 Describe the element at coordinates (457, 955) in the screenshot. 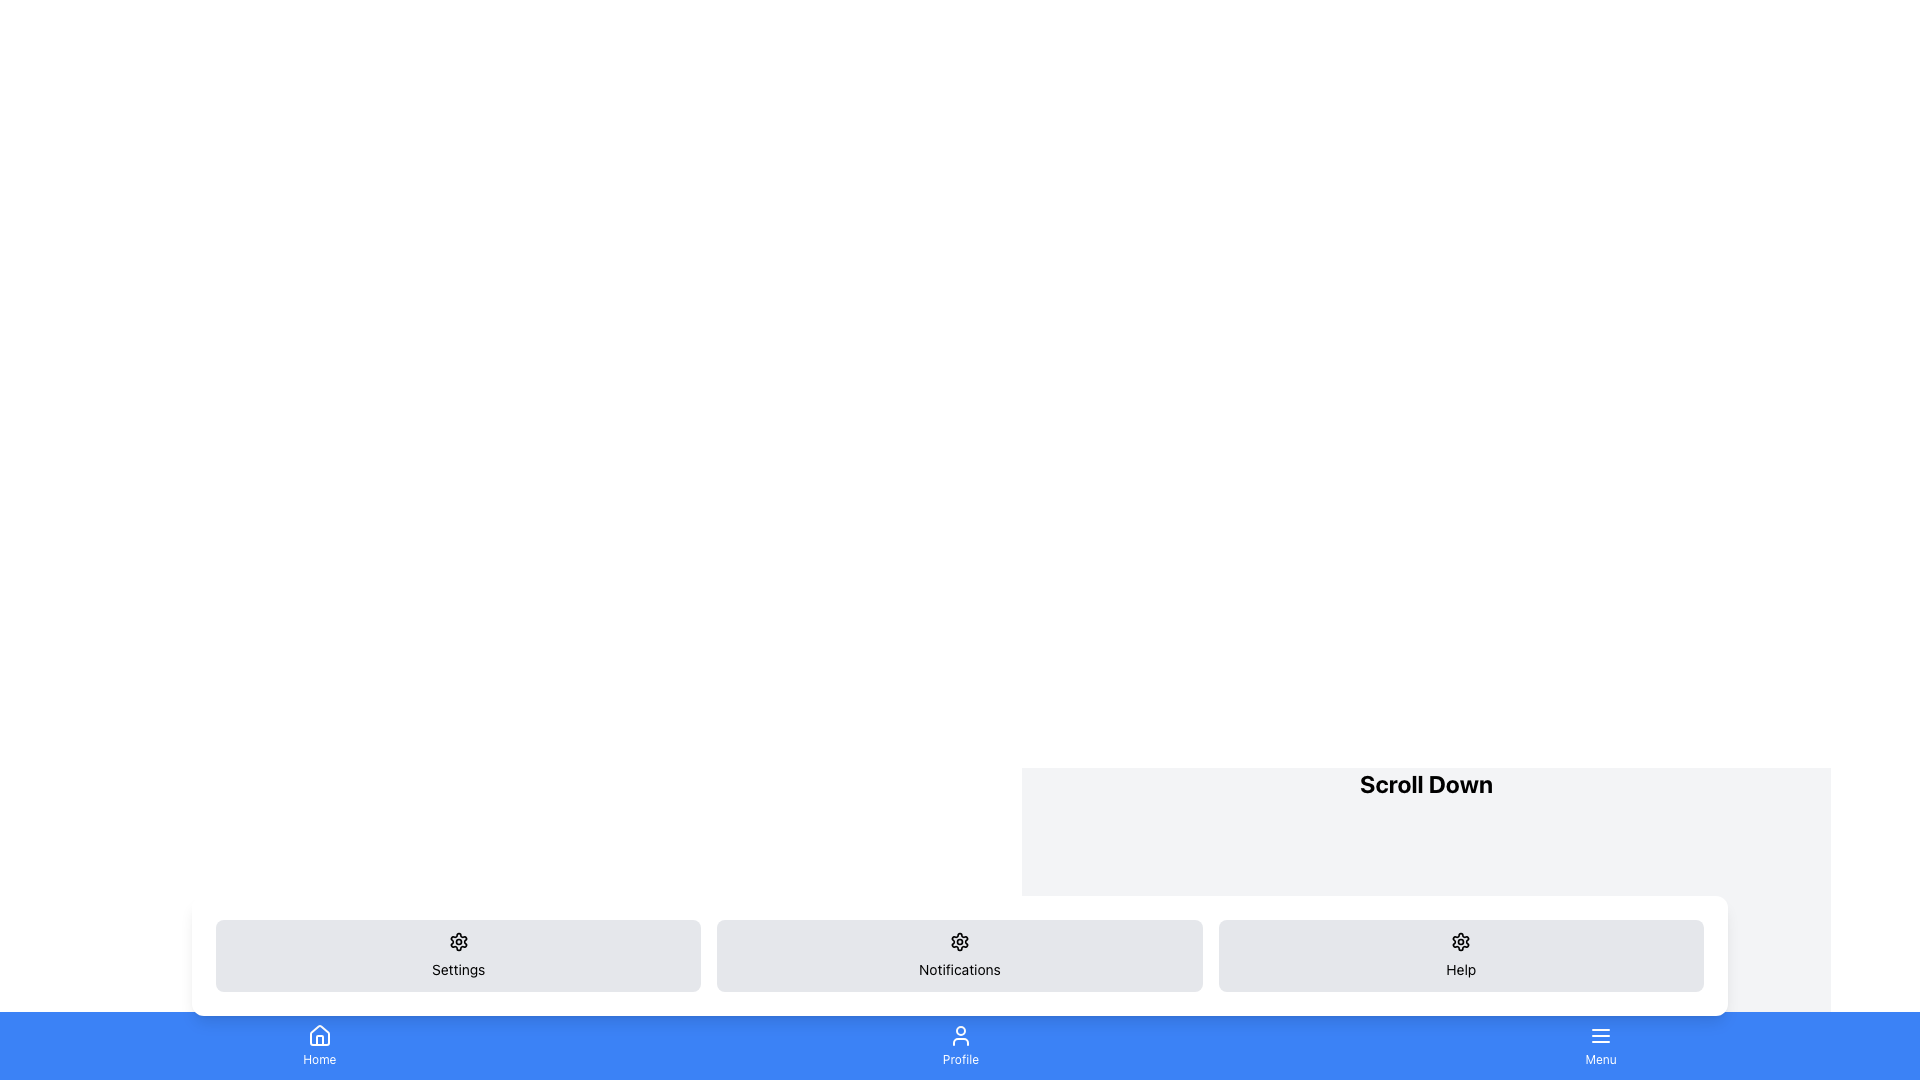

I see `the 'Settings' button with a gear icon to change its background color slightly` at that location.